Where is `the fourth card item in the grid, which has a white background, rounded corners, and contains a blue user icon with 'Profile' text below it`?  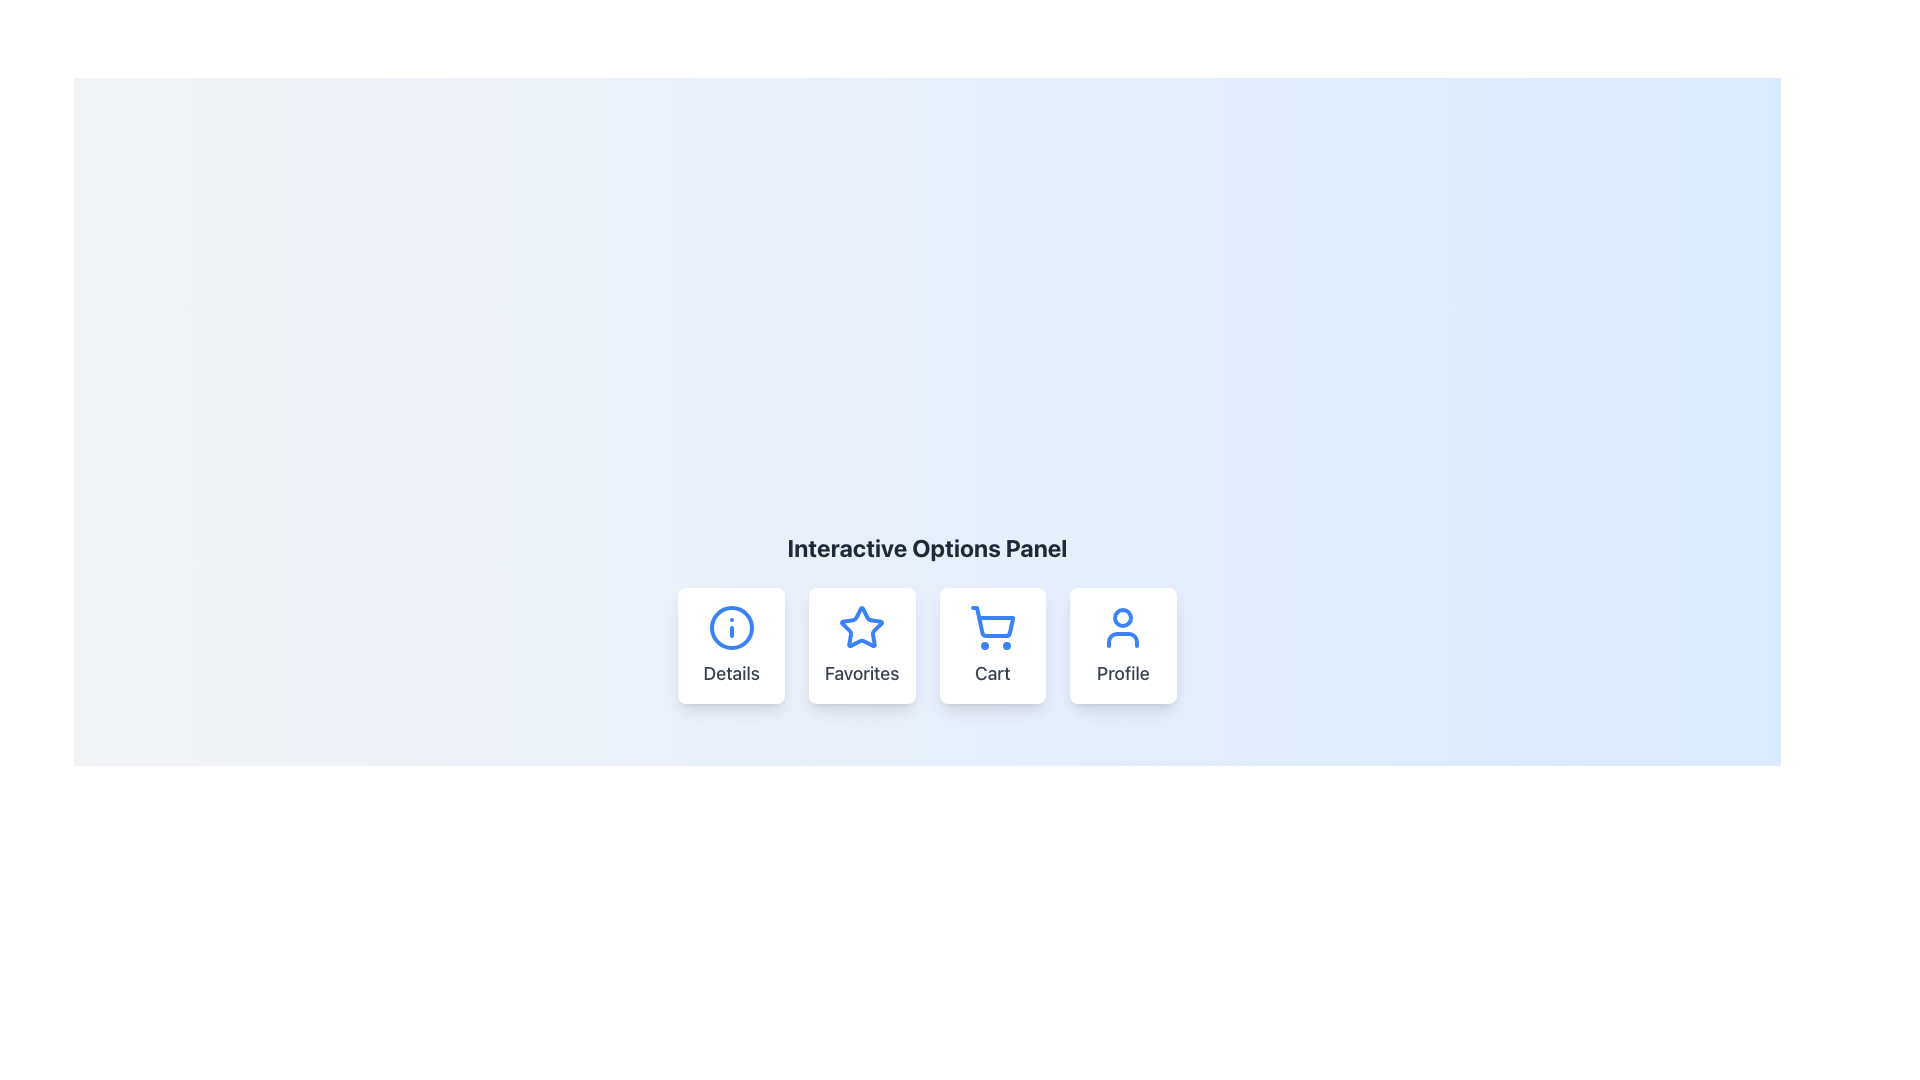 the fourth card item in the grid, which has a white background, rounded corners, and contains a blue user icon with 'Profile' text below it is located at coordinates (1123, 645).